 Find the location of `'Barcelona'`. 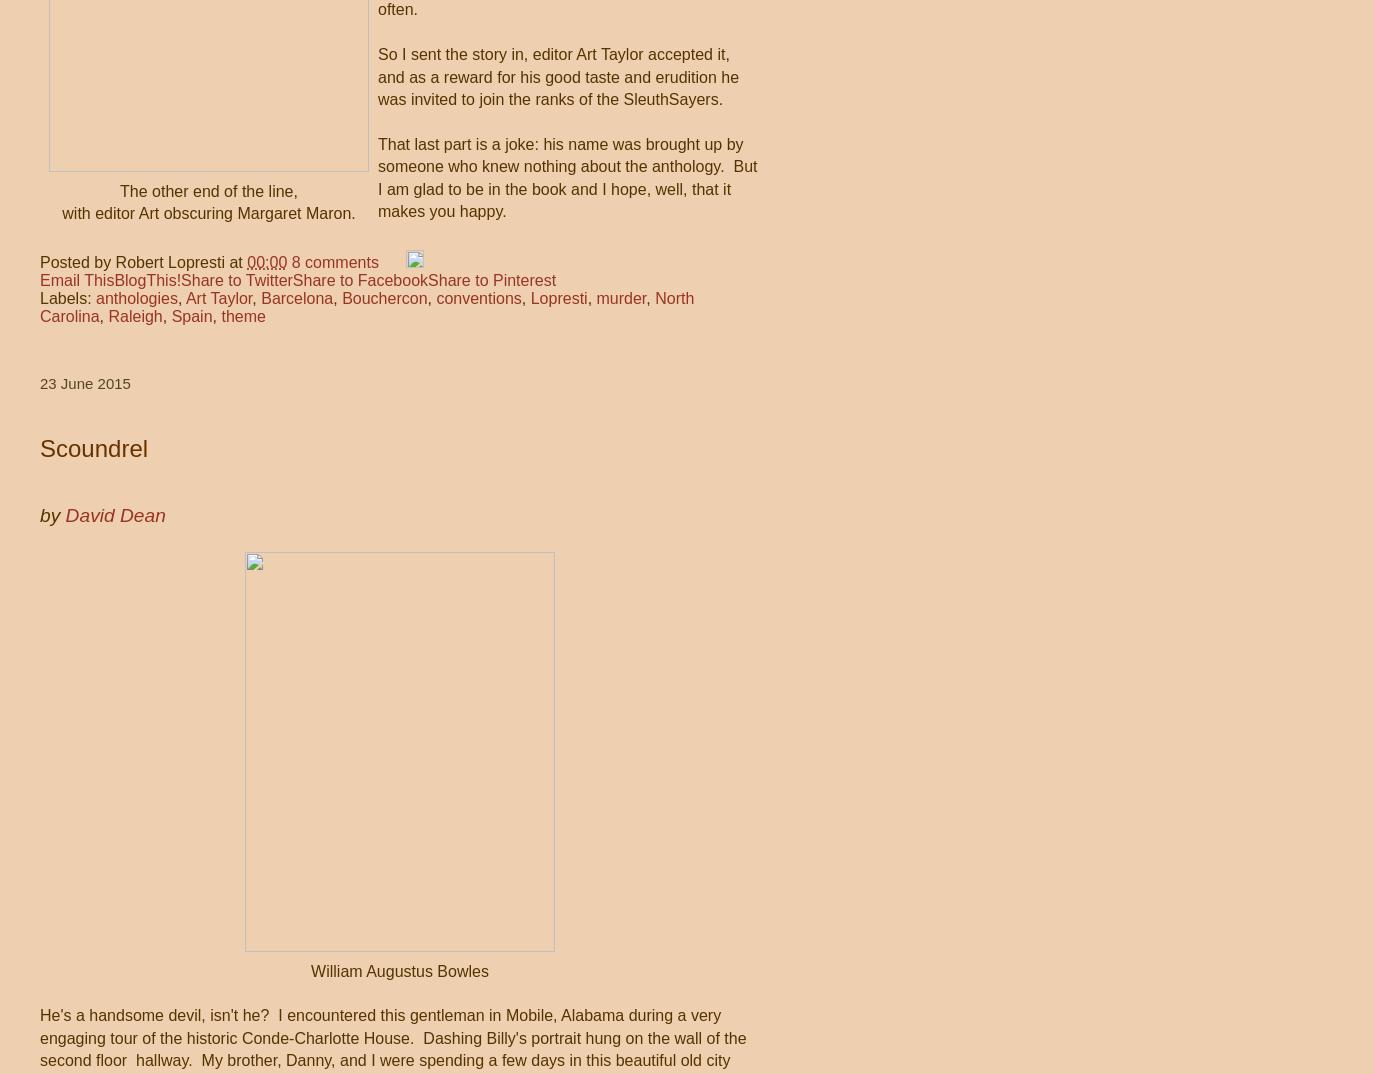

'Barcelona' is located at coordinates (296, 297).